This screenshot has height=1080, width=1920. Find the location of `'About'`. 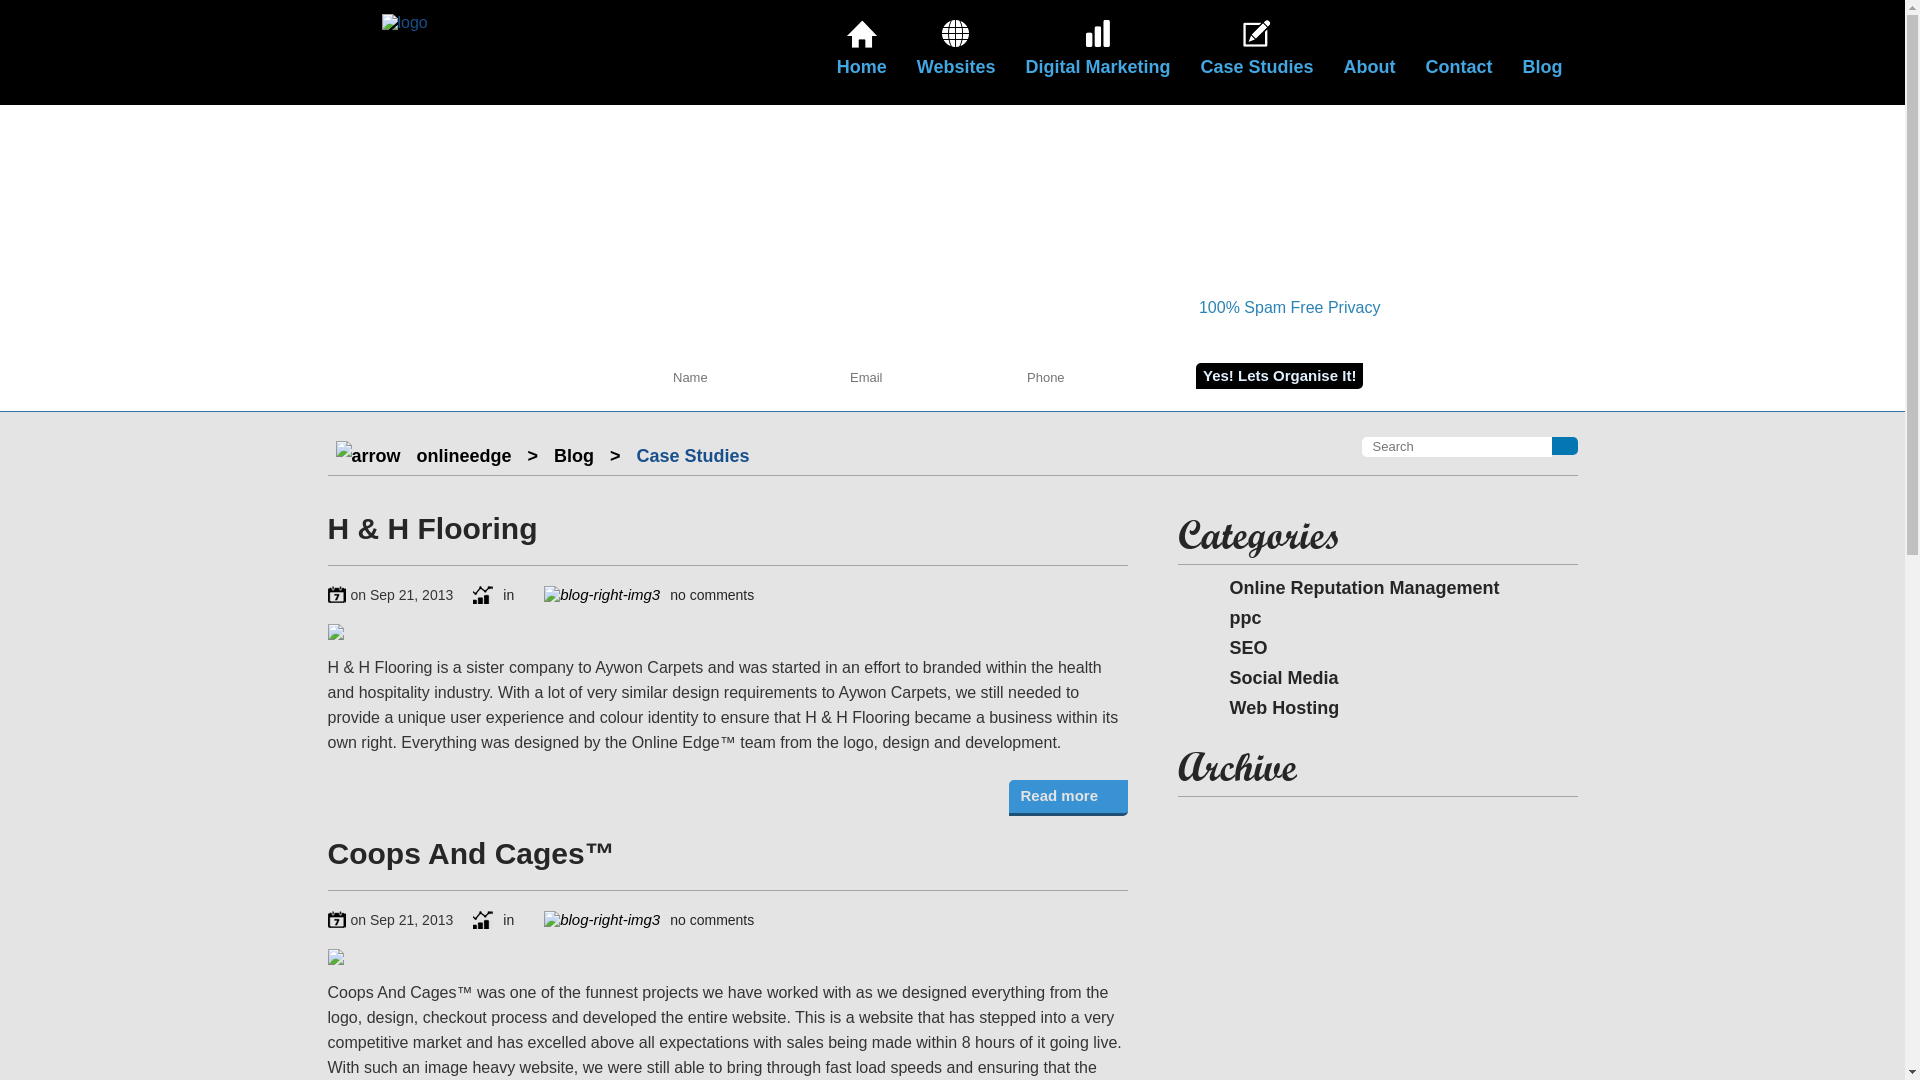

'About' is located at coordinates (1368, 51).